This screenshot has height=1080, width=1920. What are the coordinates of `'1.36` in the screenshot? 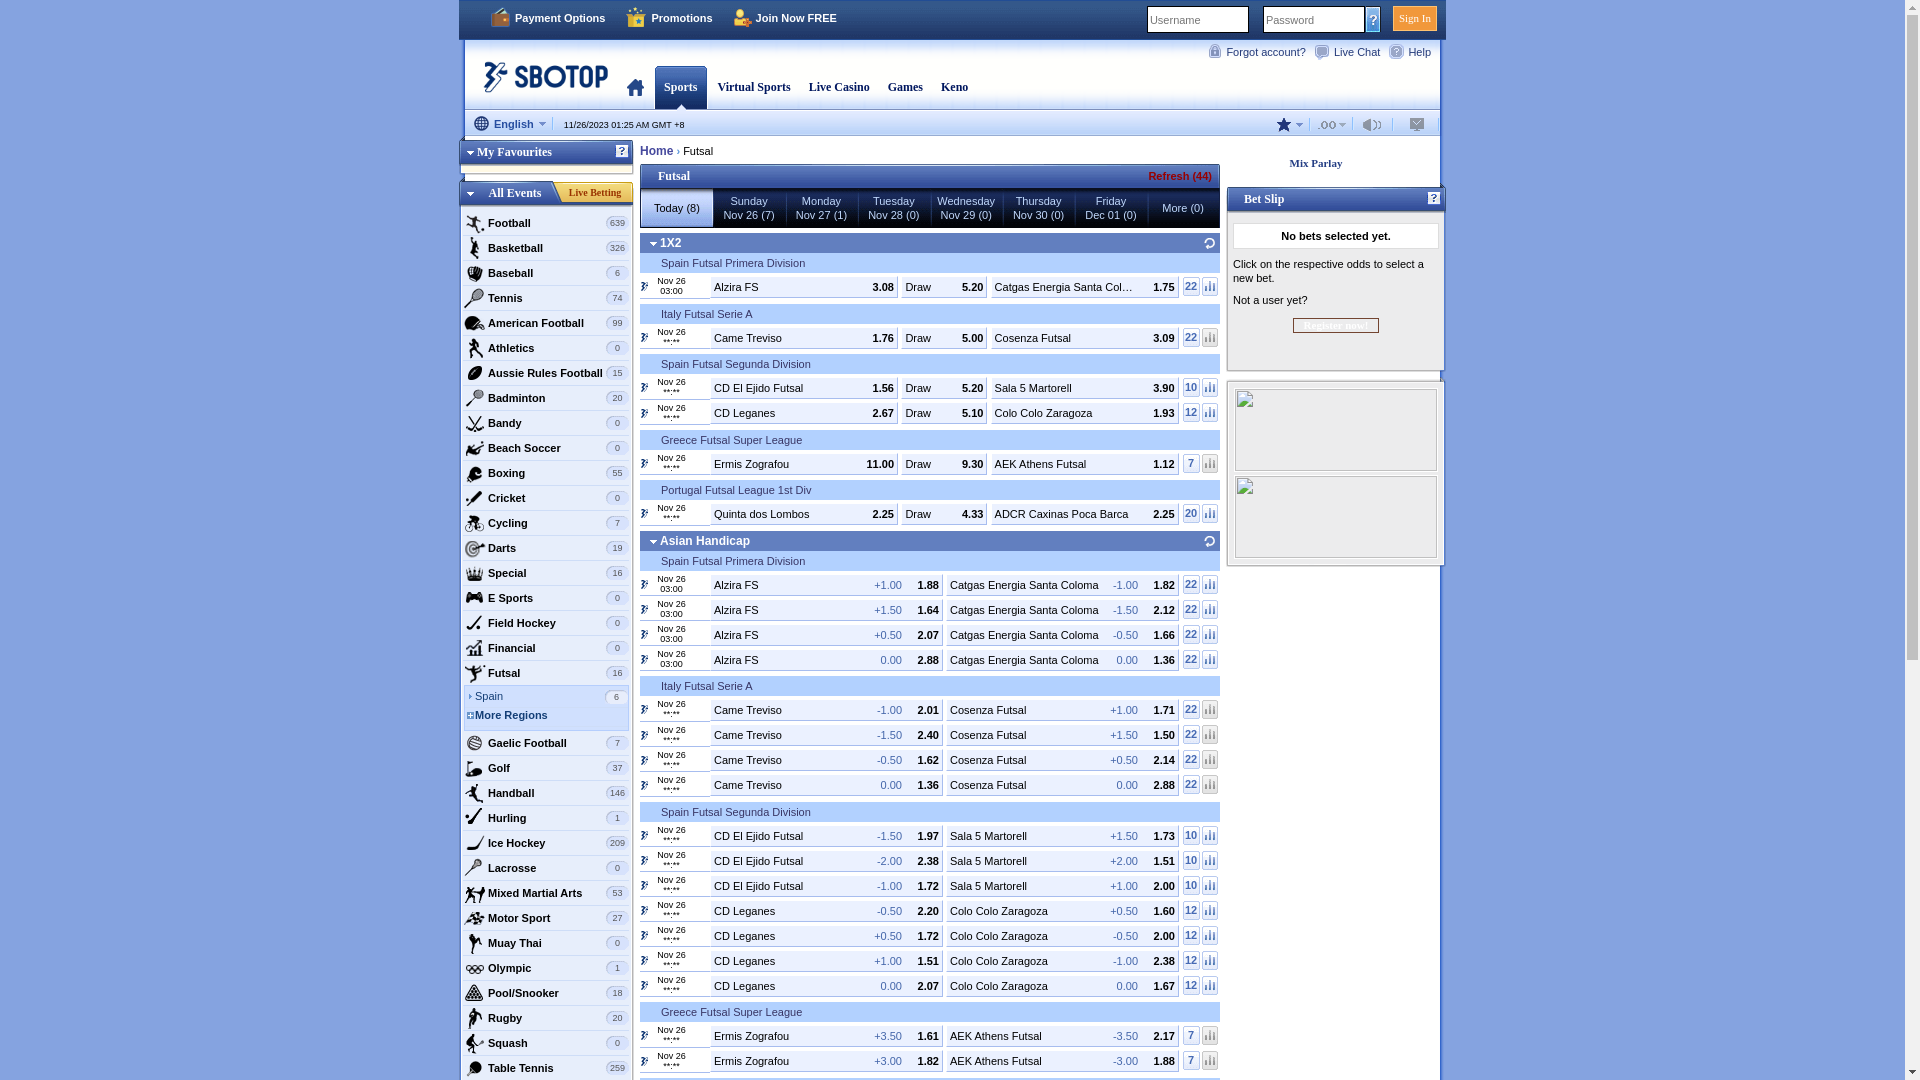 It's located at (1061, 659).